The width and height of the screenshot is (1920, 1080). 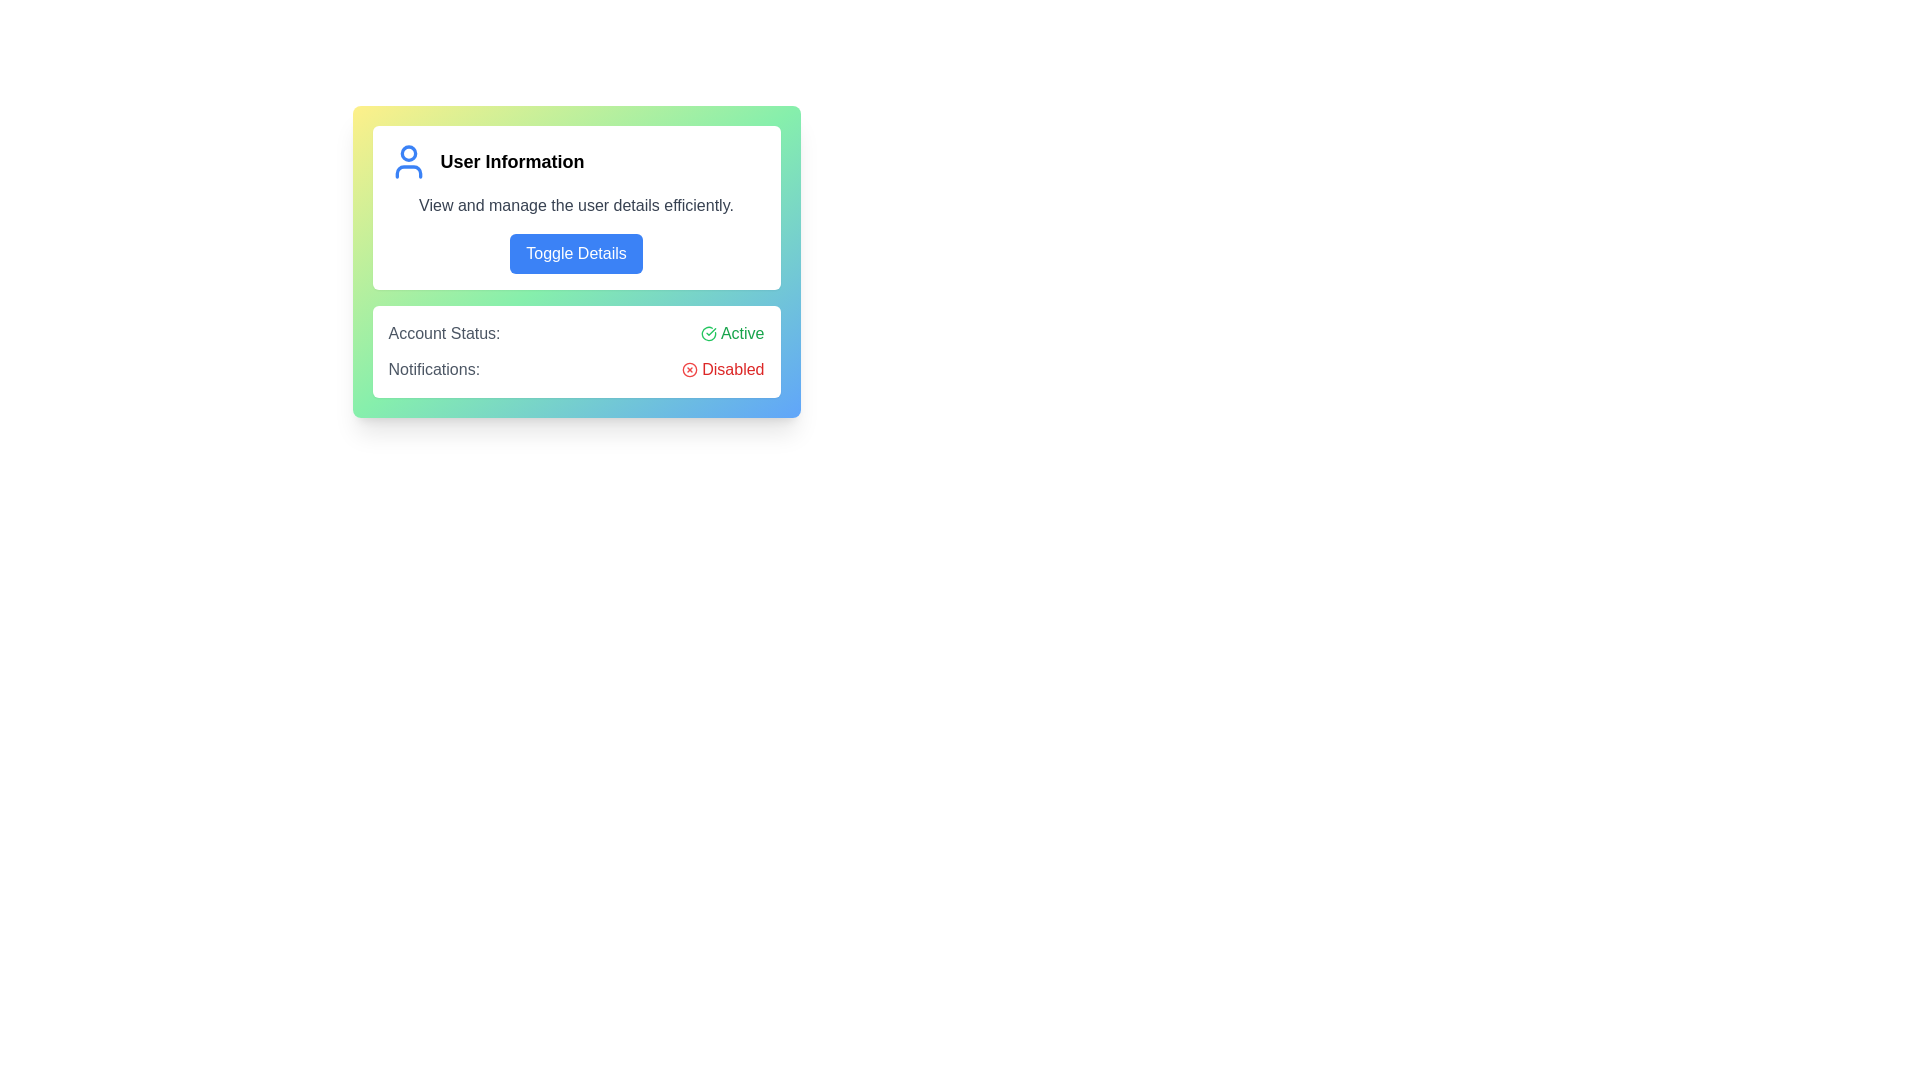 I want to click on the graphical circle indicator that represents the 'Disabled' notification state, located in the bottom-right quadrant of the main interface panel, so click(x=690, y=370).